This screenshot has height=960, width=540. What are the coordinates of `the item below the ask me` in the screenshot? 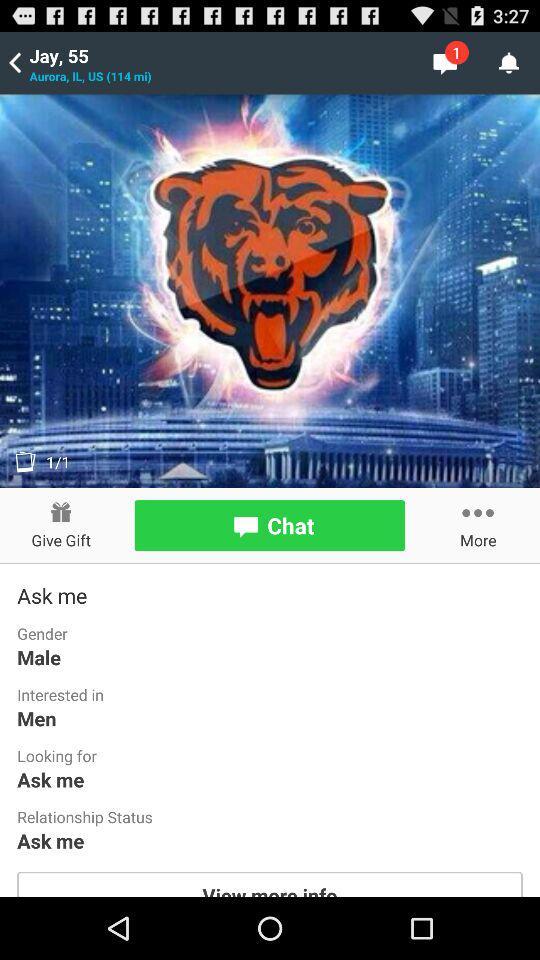 It's located at (270, 883).